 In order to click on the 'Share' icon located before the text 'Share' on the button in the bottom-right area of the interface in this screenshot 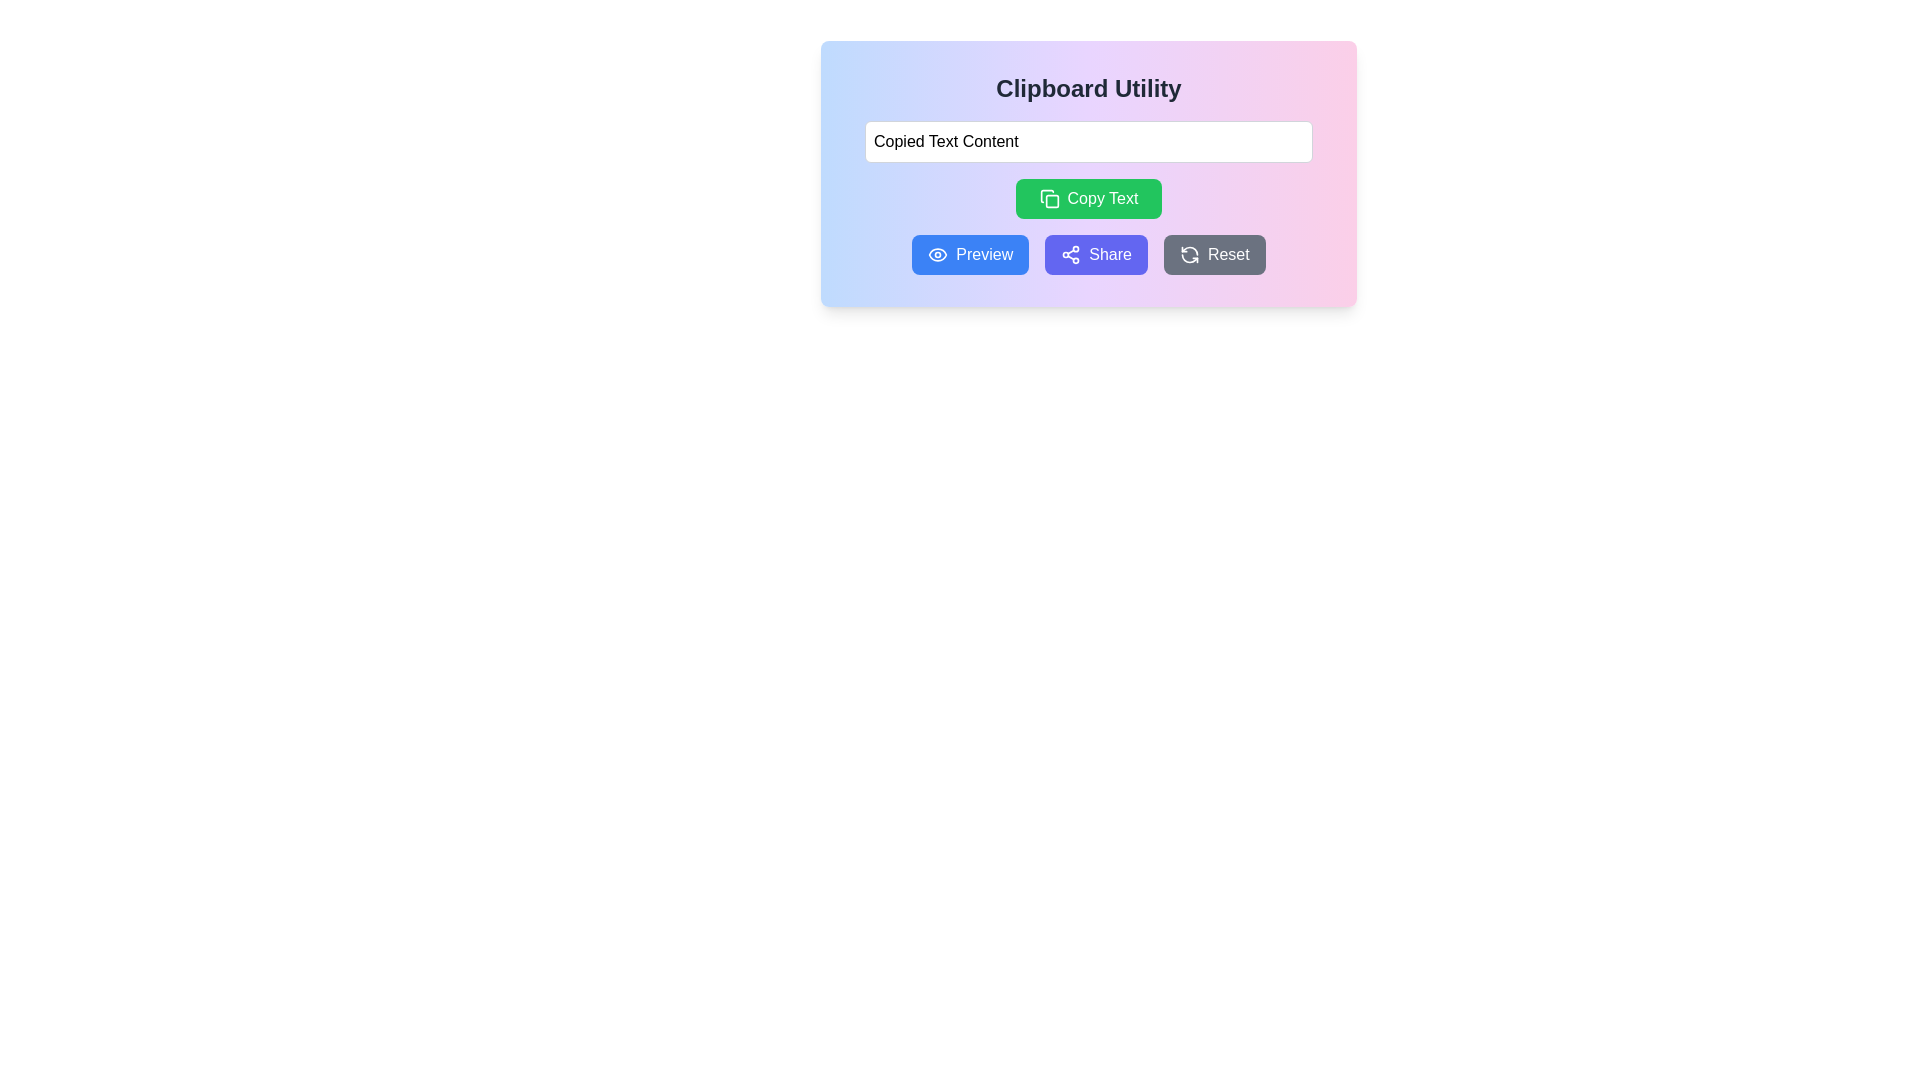, I will do `click(1070, 253)`.